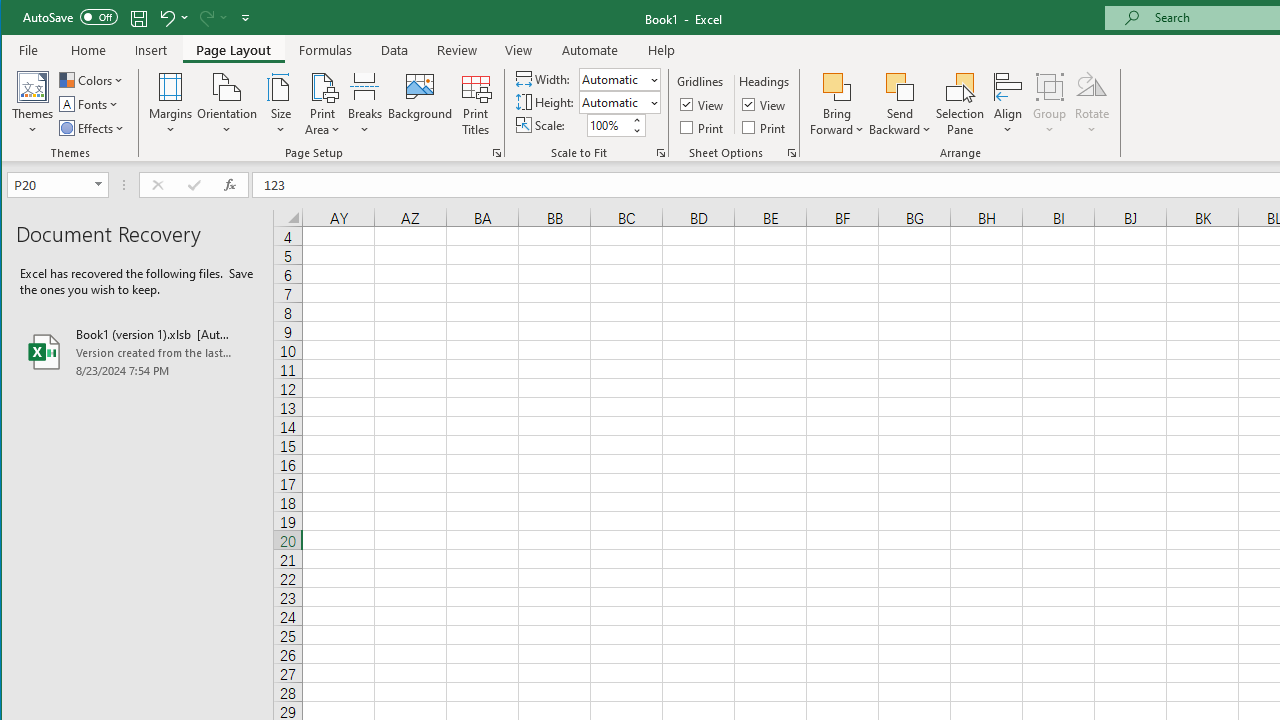 The image size is (1280, 720). What do you see at coordinates (92, 79) in the screenshot?
I see `'Colors'` at bounding box center [92, 79].